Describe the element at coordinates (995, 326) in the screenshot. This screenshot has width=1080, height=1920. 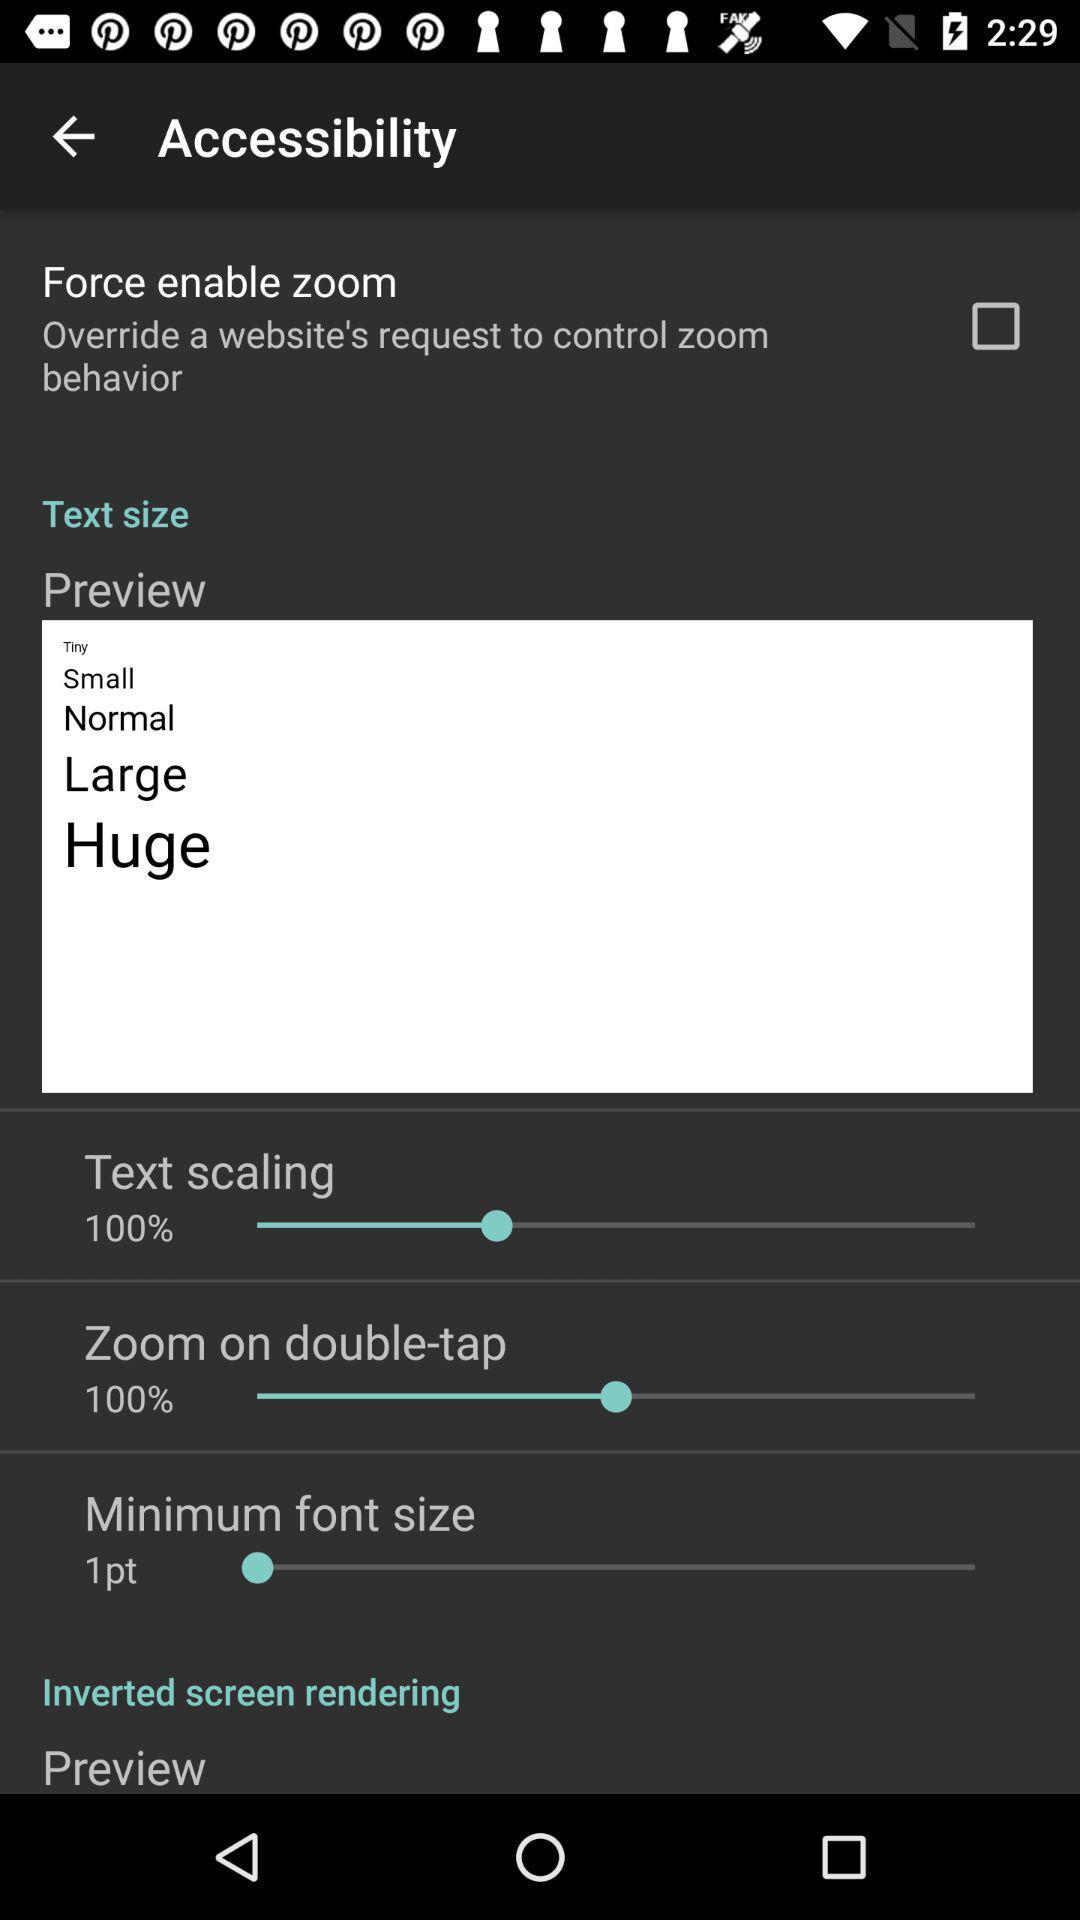
I see `the box which is beside the force enable zoom` at that location.